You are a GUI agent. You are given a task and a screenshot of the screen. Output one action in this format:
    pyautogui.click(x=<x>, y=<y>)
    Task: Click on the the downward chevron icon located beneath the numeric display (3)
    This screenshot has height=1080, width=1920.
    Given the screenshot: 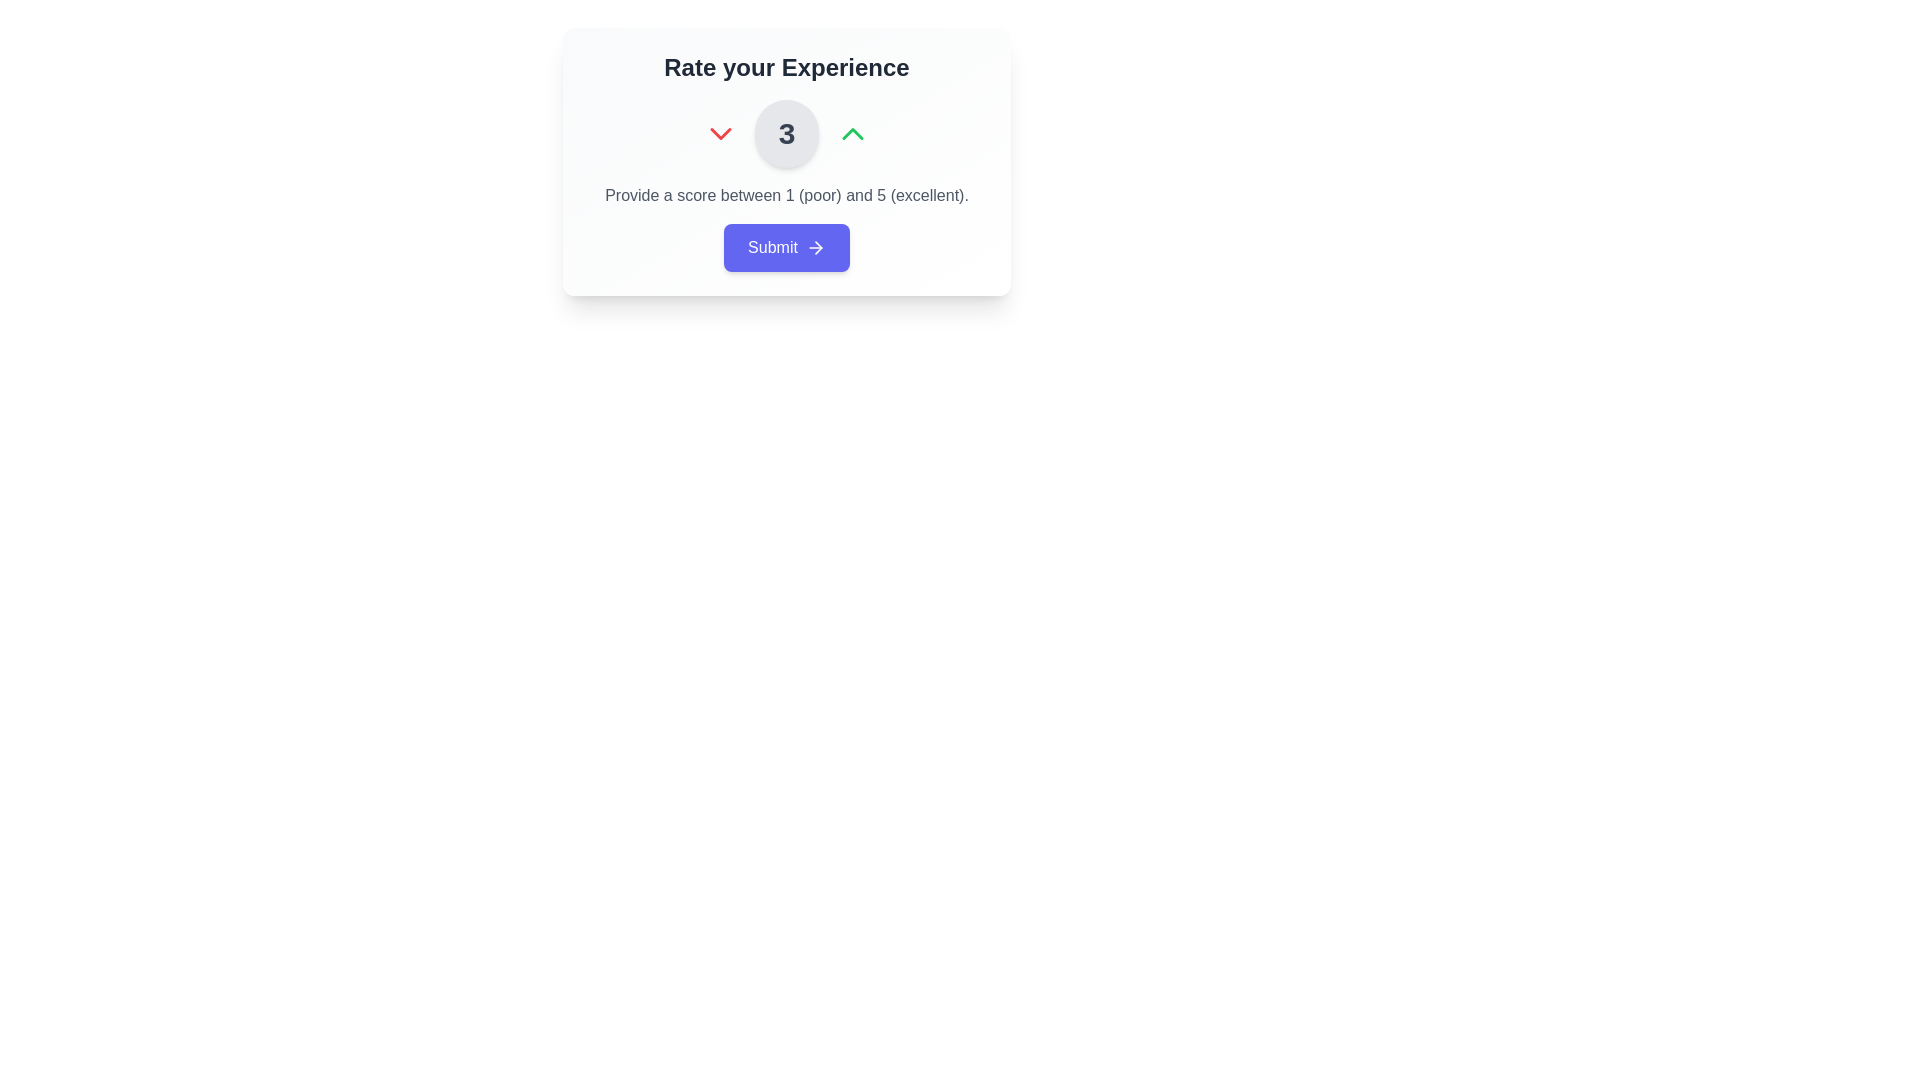 What is the action you would take?
    pyautogui.click(x=720, y=134)
    